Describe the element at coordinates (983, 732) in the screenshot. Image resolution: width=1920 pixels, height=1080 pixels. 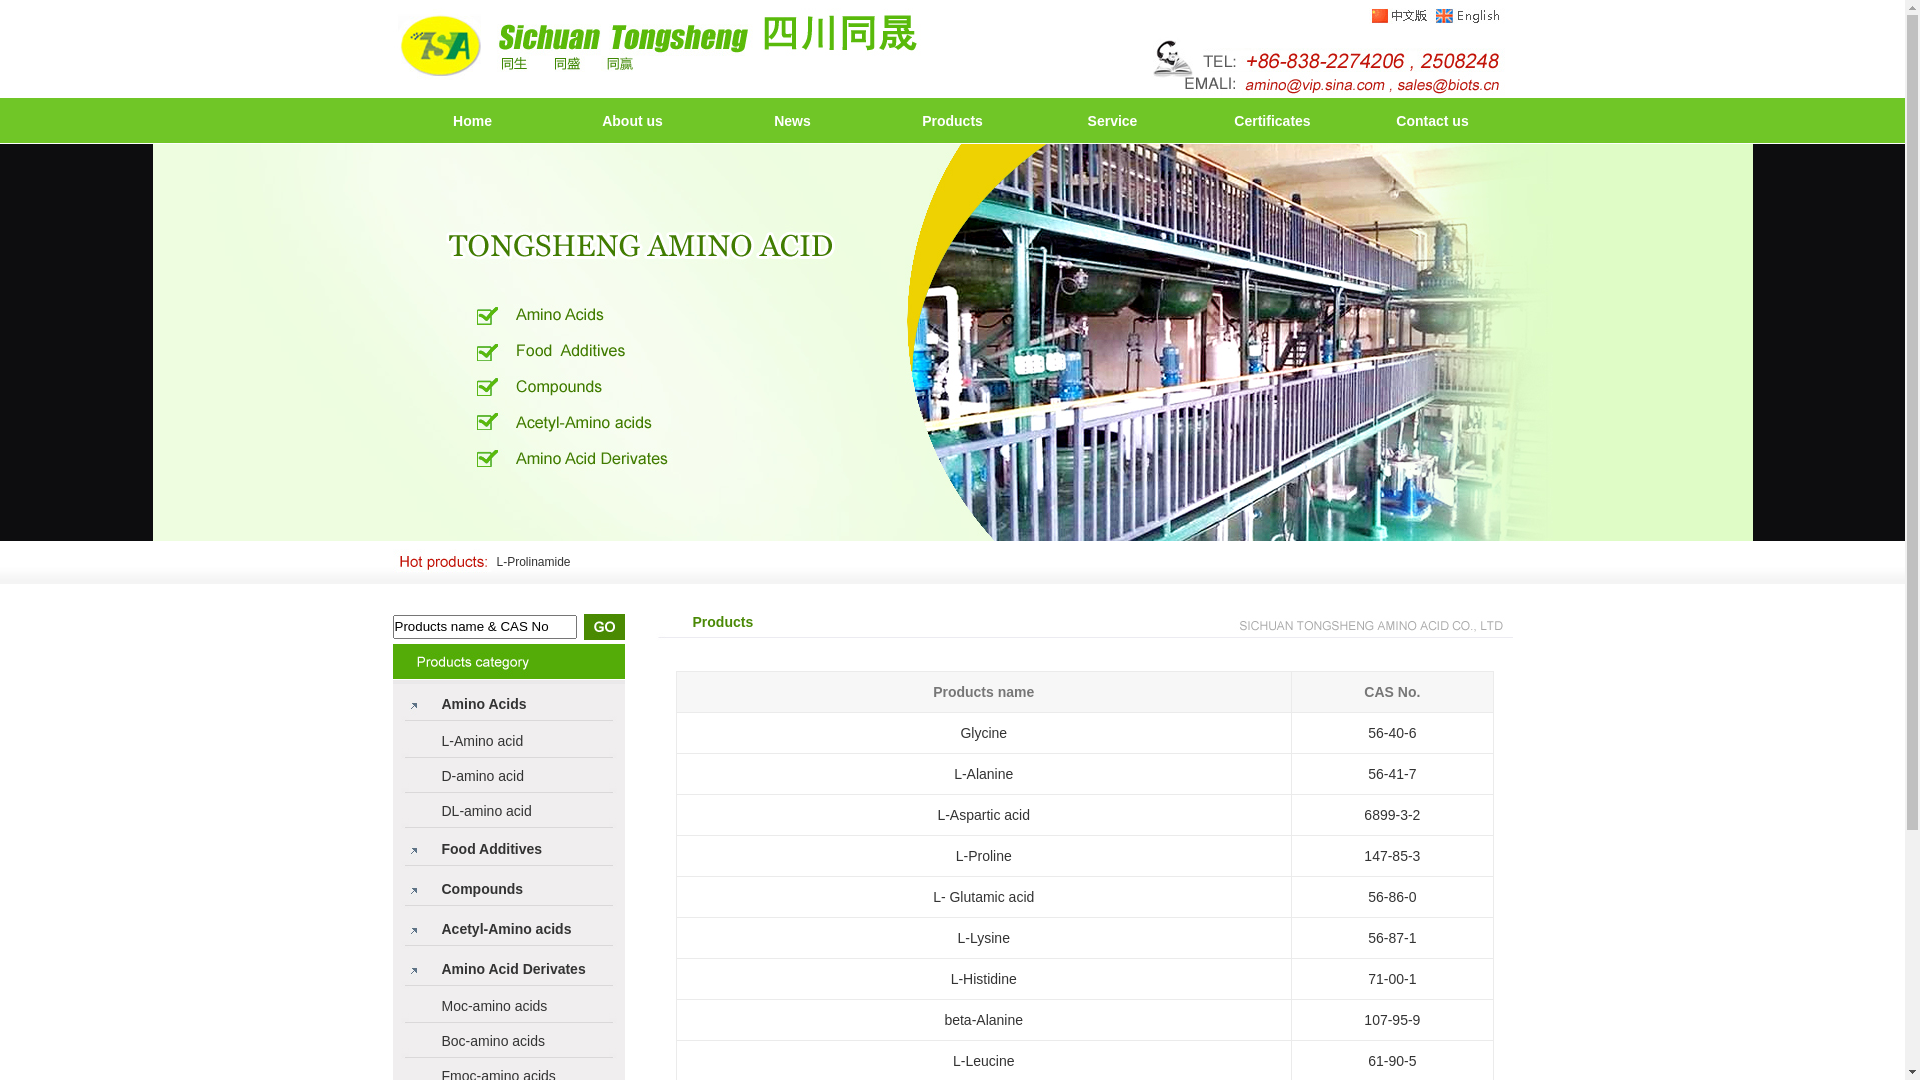
I see `'Glycine'` at that location.